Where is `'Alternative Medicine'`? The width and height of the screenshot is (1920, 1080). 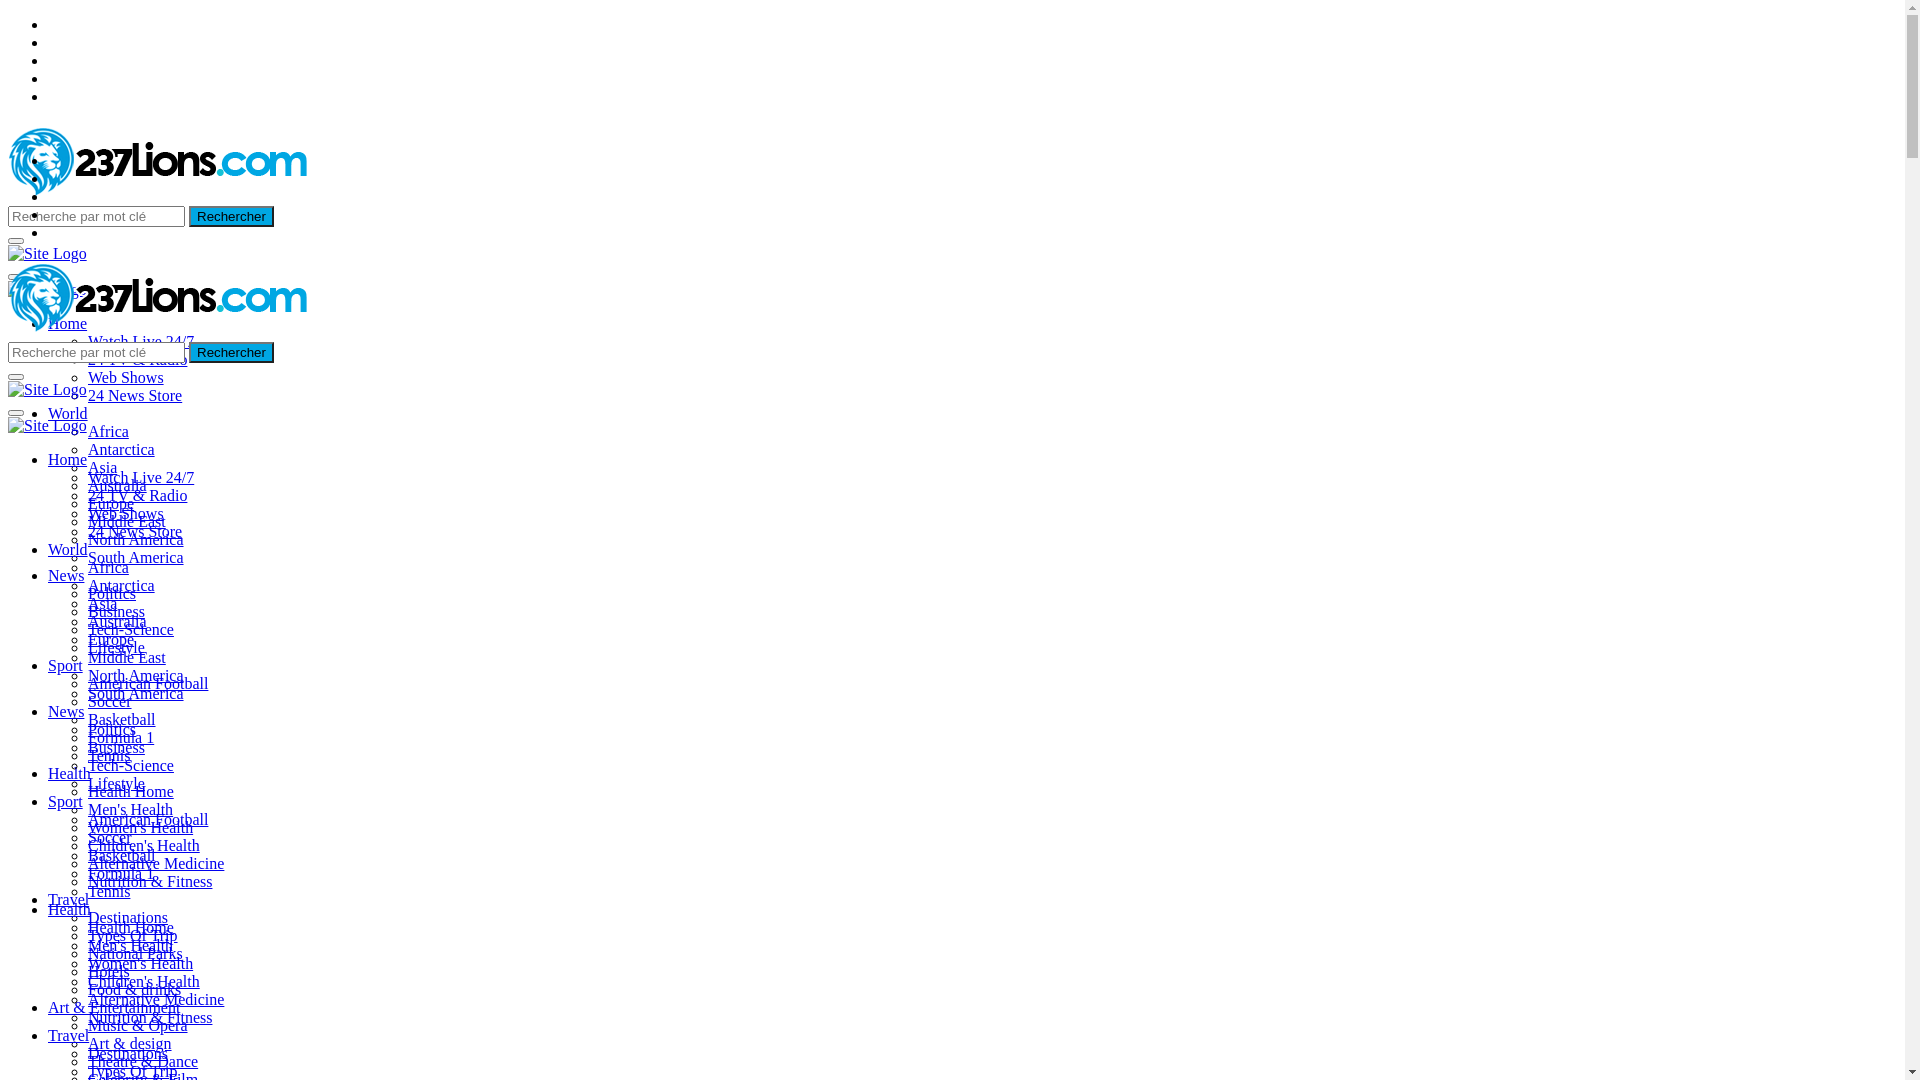
'Alternative Medicine' is located at coordinates (155, 862).